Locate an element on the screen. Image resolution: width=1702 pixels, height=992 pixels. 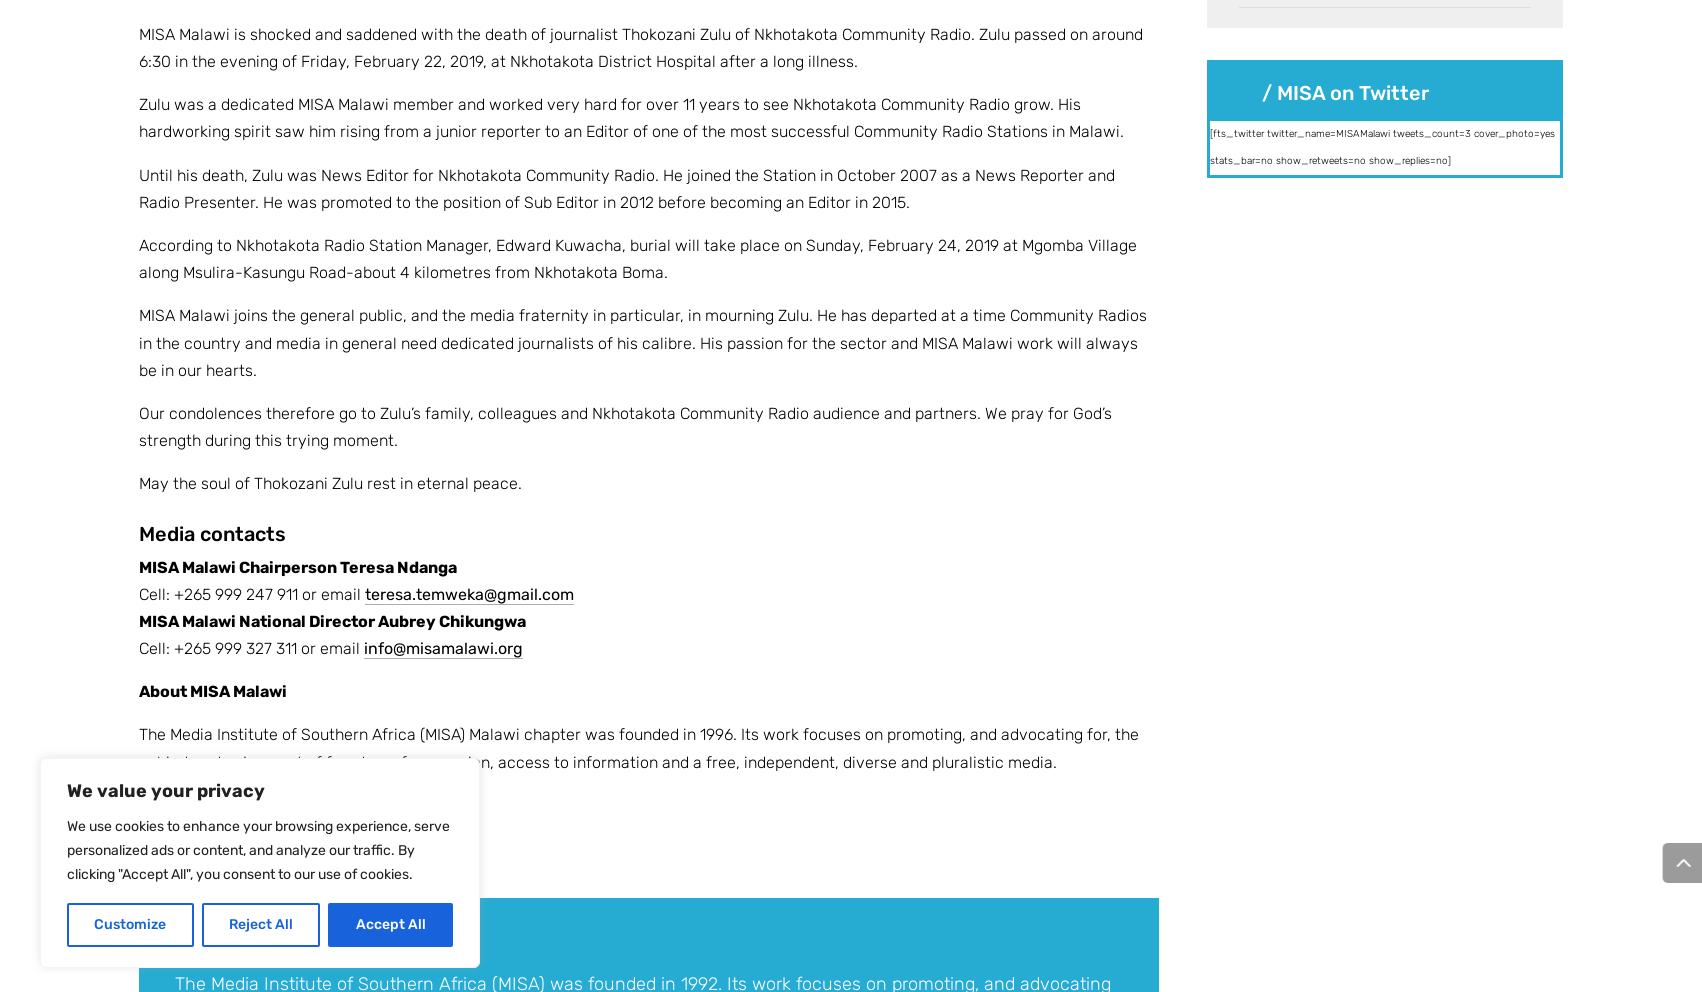
'May the soul of Thokozani Zulu rest in eternal peace.' is located at coordinates (330, 483).